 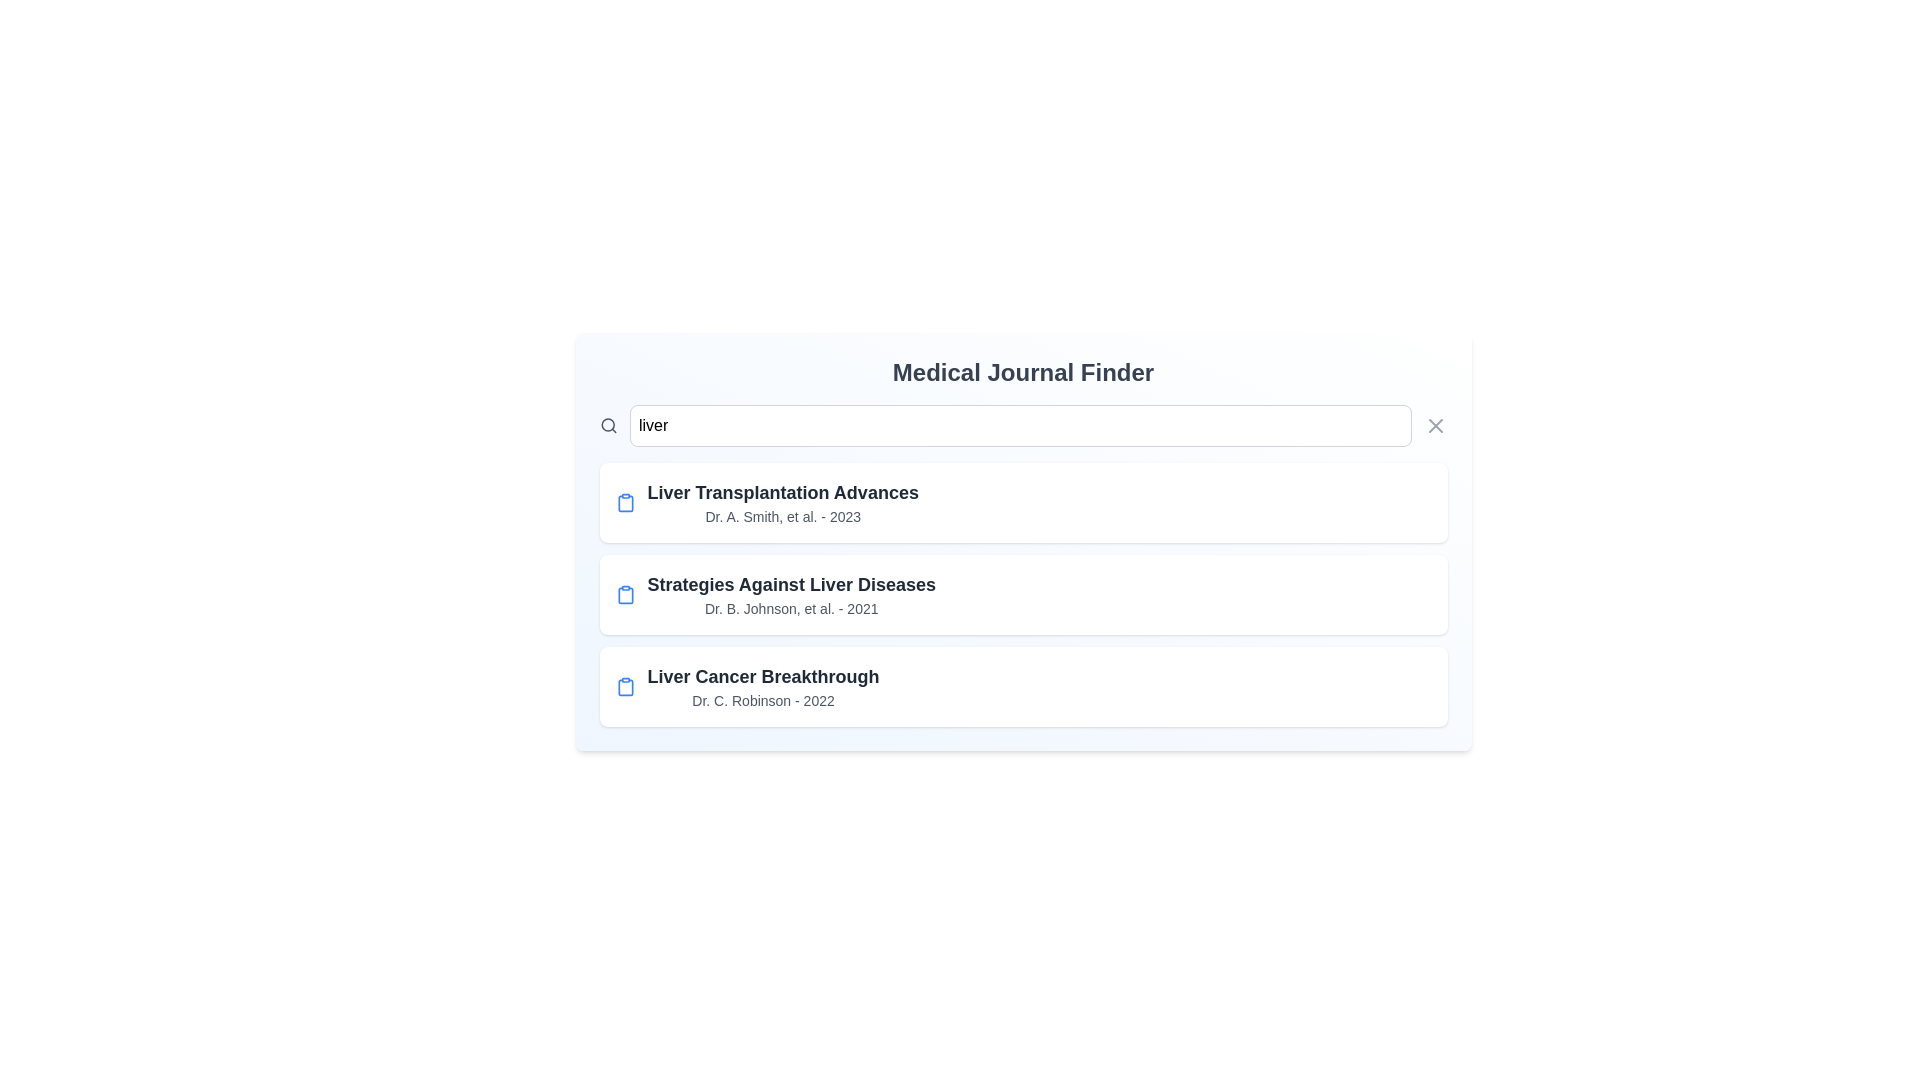 What do you see at coordinates (1023, 685) in the screenshot?
I see `the journal entry titled 'Liver Cancer Breakthrough'` at bounding box center [1023, 685].